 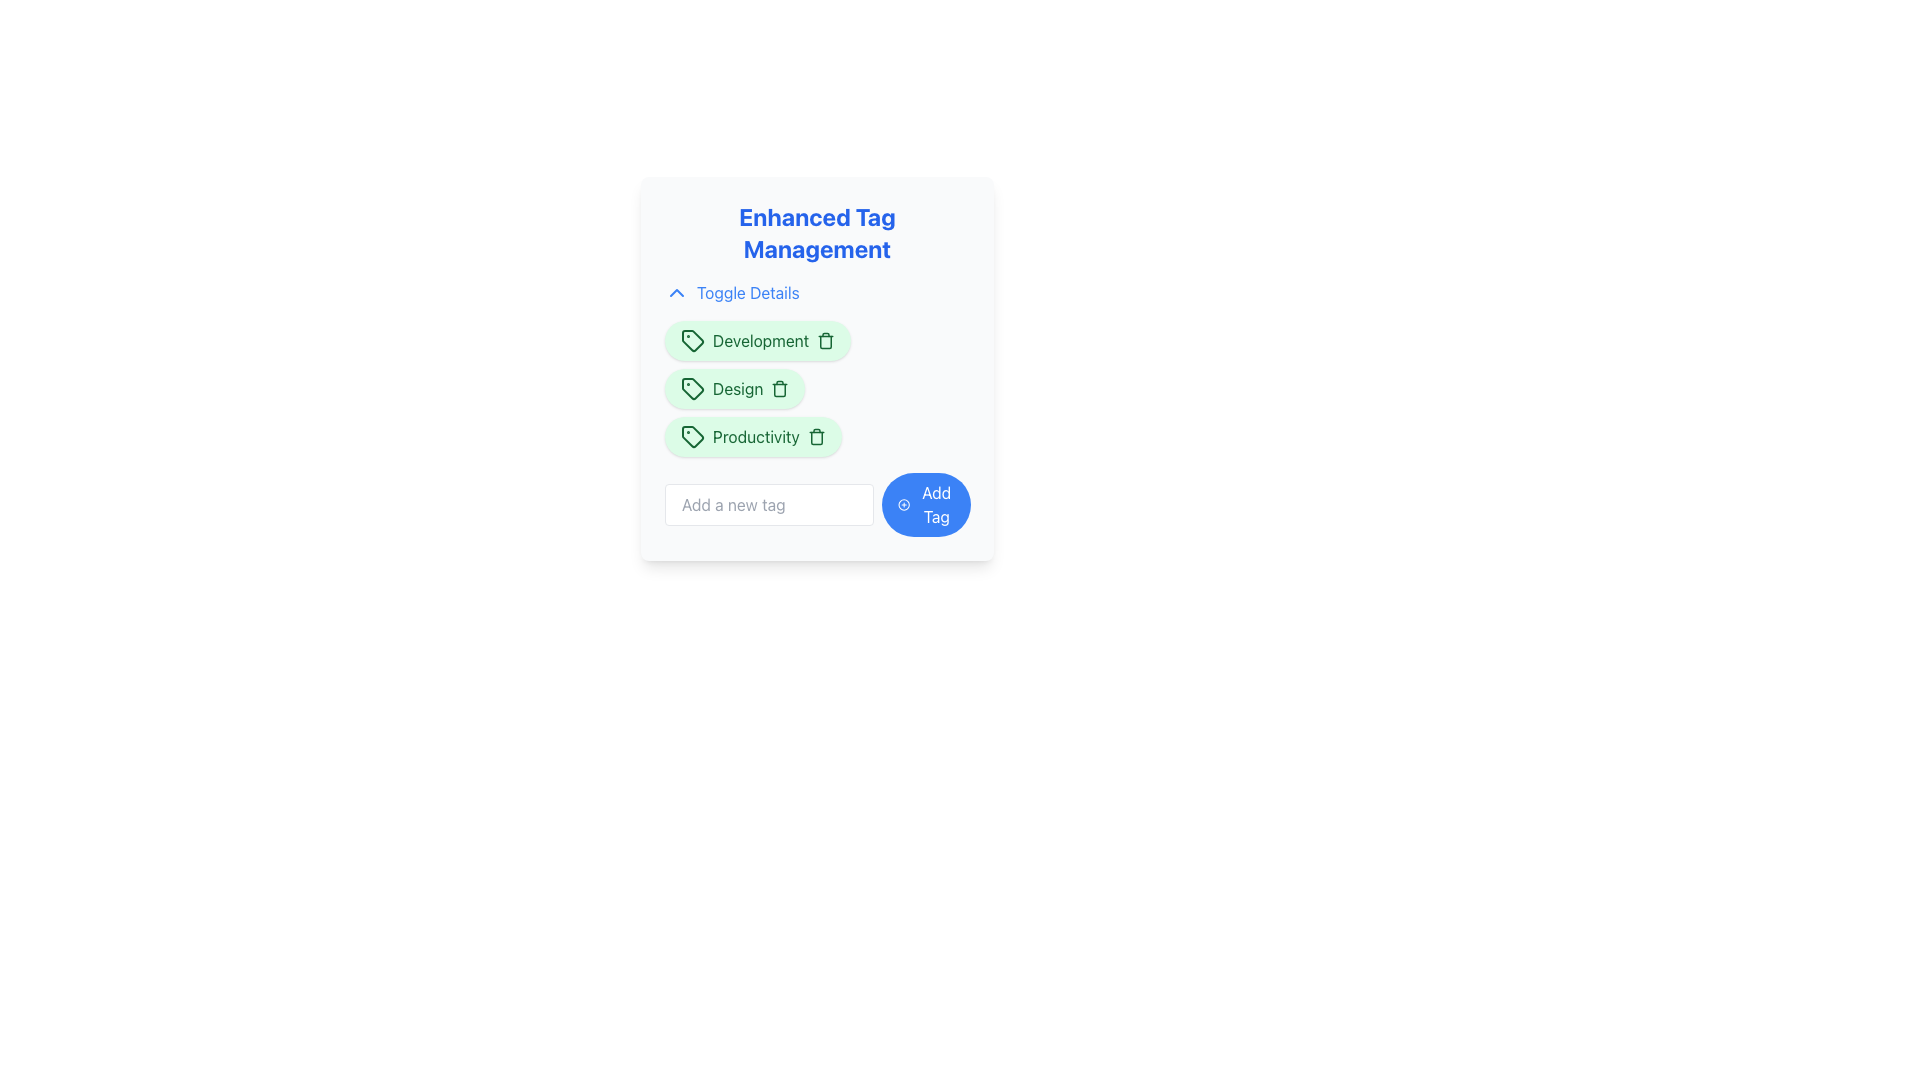 I want to click on the 'Productivity' tag icon, which visually represents the tag concept within the 'Productivity' label, located in a green background rectangle, so click(x=692, y=435).